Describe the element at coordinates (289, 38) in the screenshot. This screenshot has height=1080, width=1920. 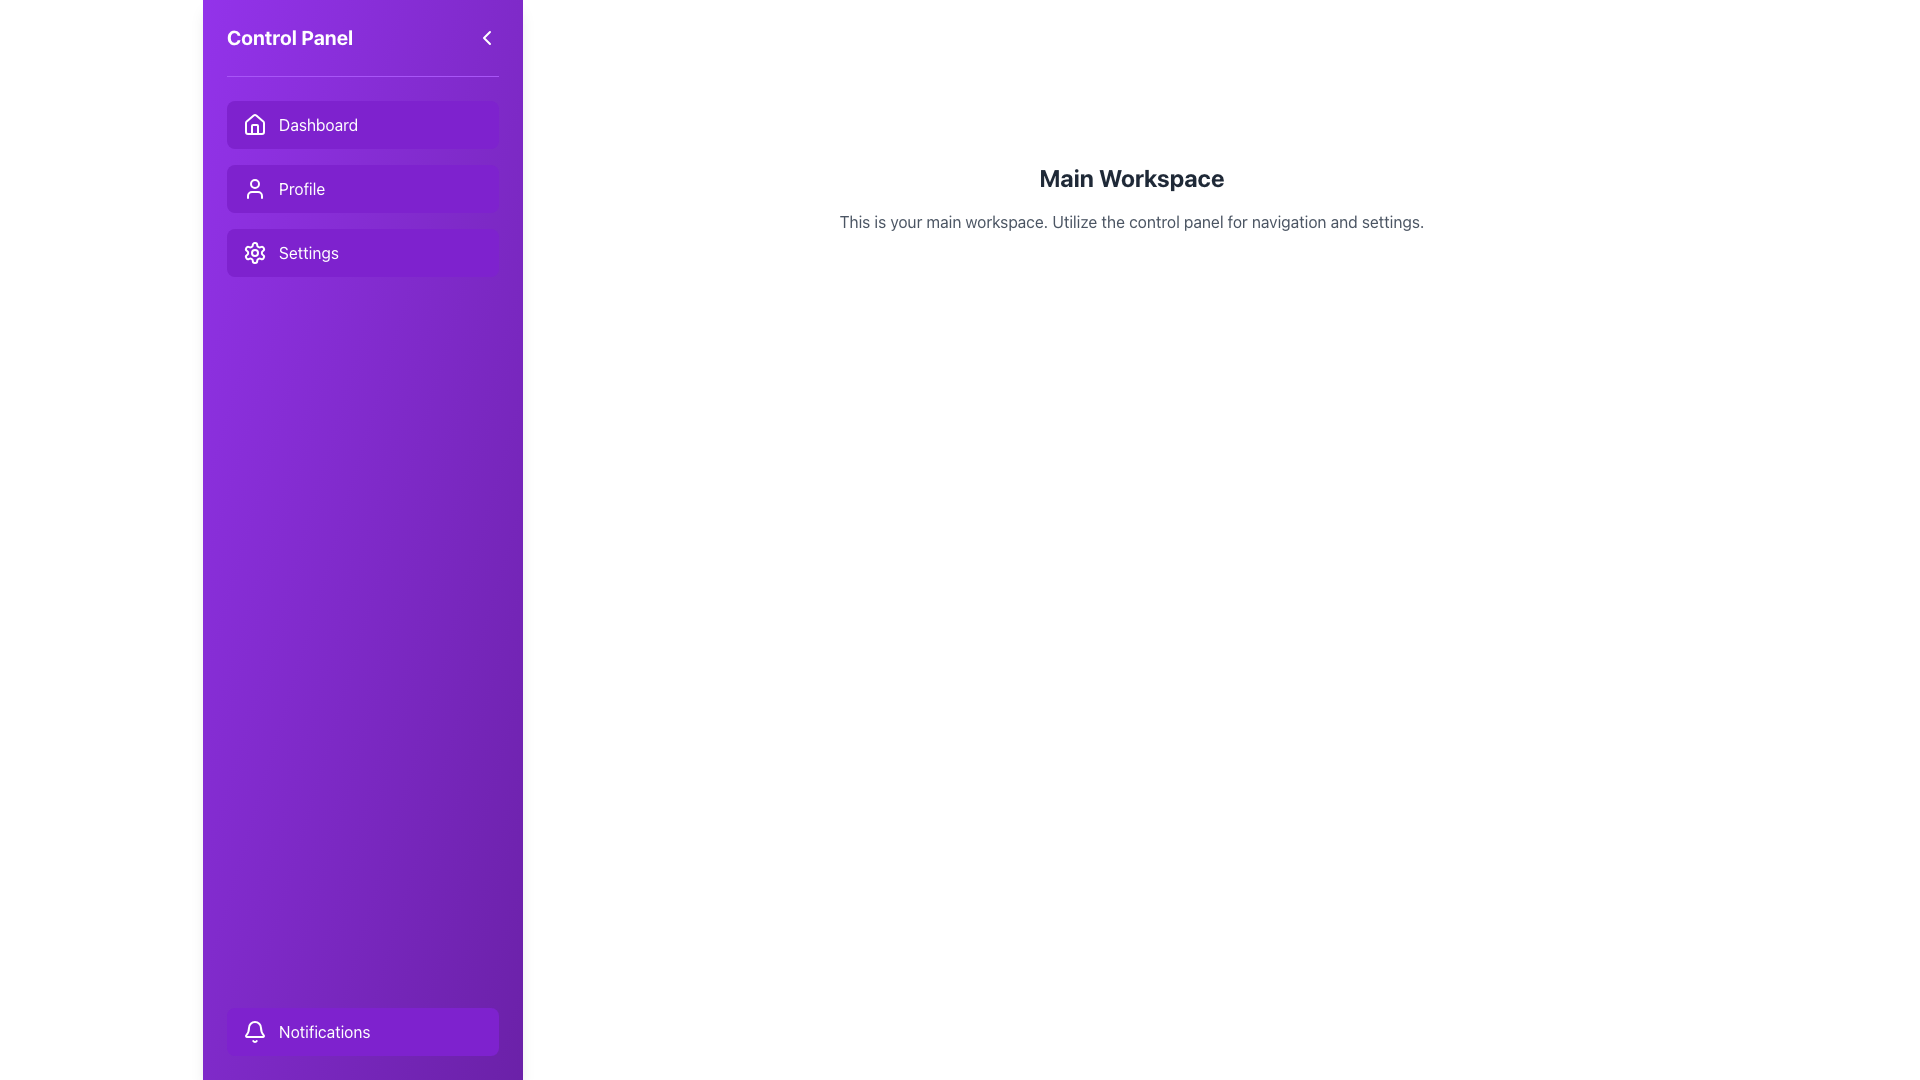
I see `the bold 'Control Panel' heading text element, which is styled with 'text-xl font-bold' and colored white on a purple background, located at the top left corner of the sidebar` at that location.